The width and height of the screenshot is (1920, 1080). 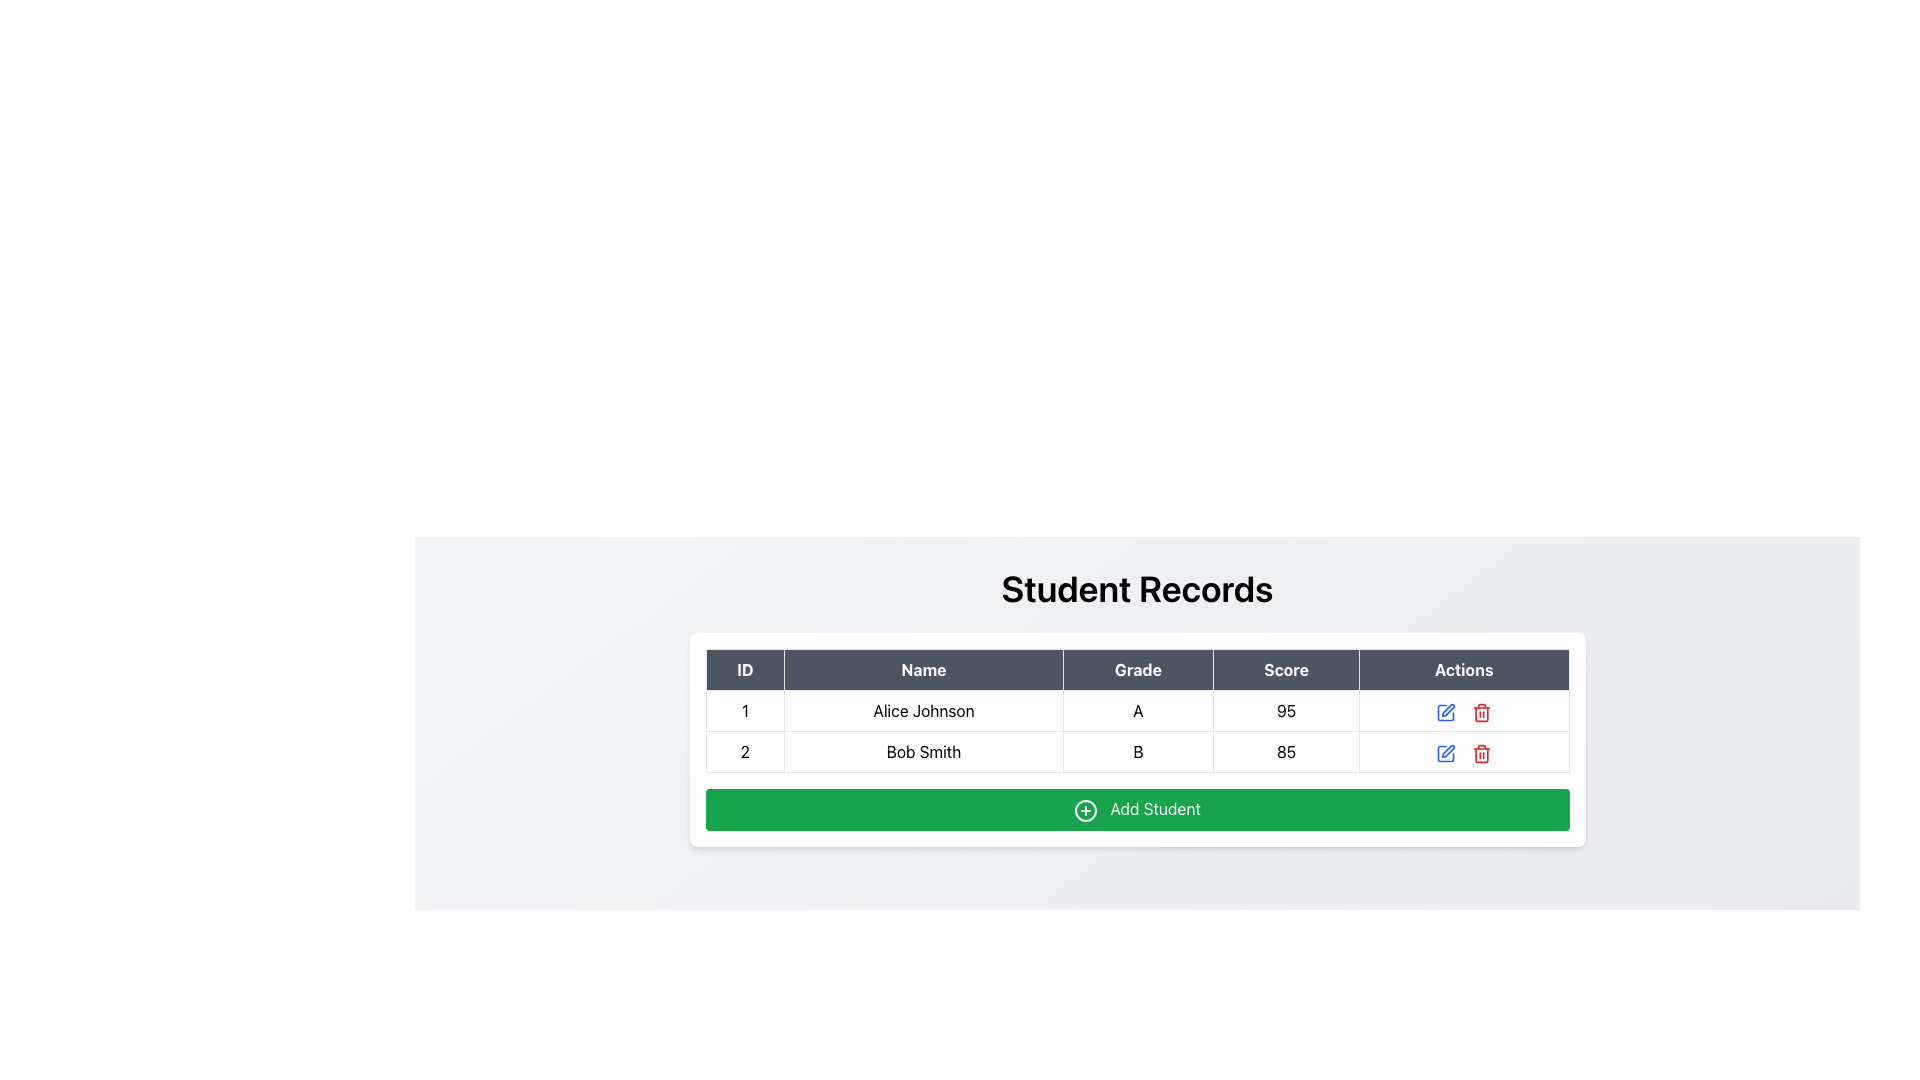 What do you see at coordinates (1482, 753) in the screenshot?
I see `the delete icon in the Actions column of the second row in the Student Records table` at bounding box center [1482, 753].